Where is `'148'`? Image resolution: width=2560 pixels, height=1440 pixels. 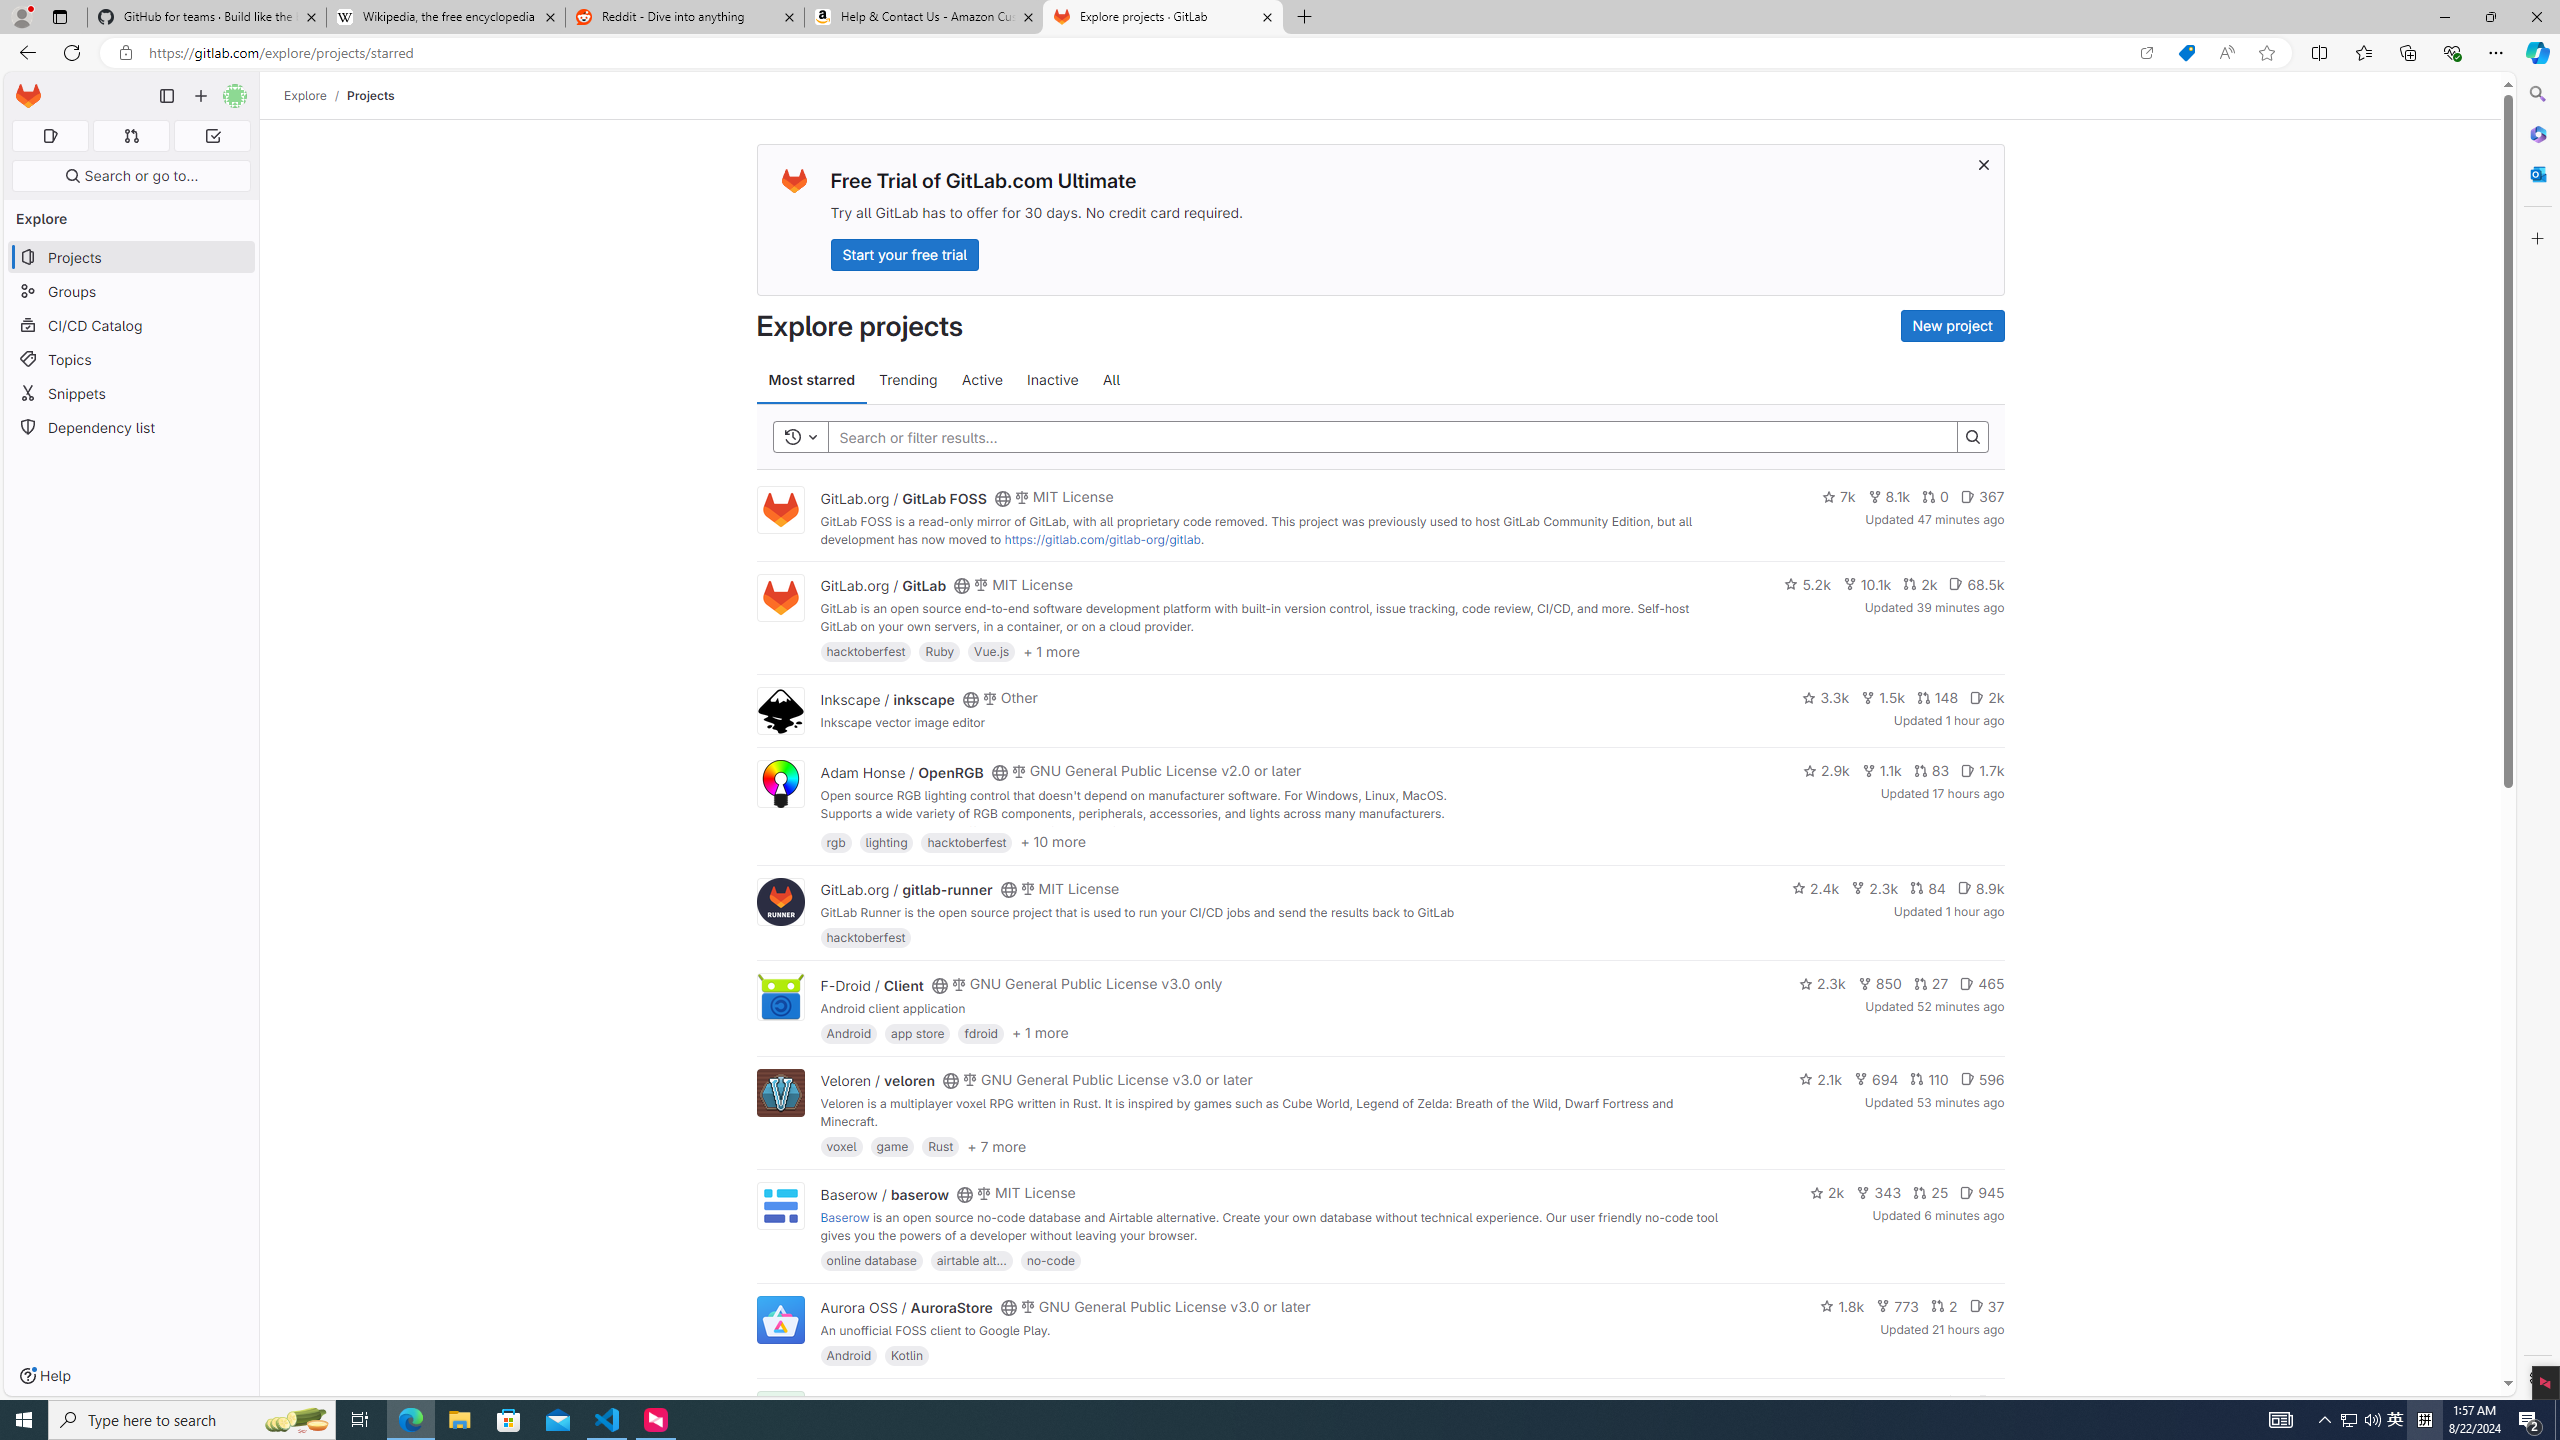 '148' is located at coordinates (1936, 697).